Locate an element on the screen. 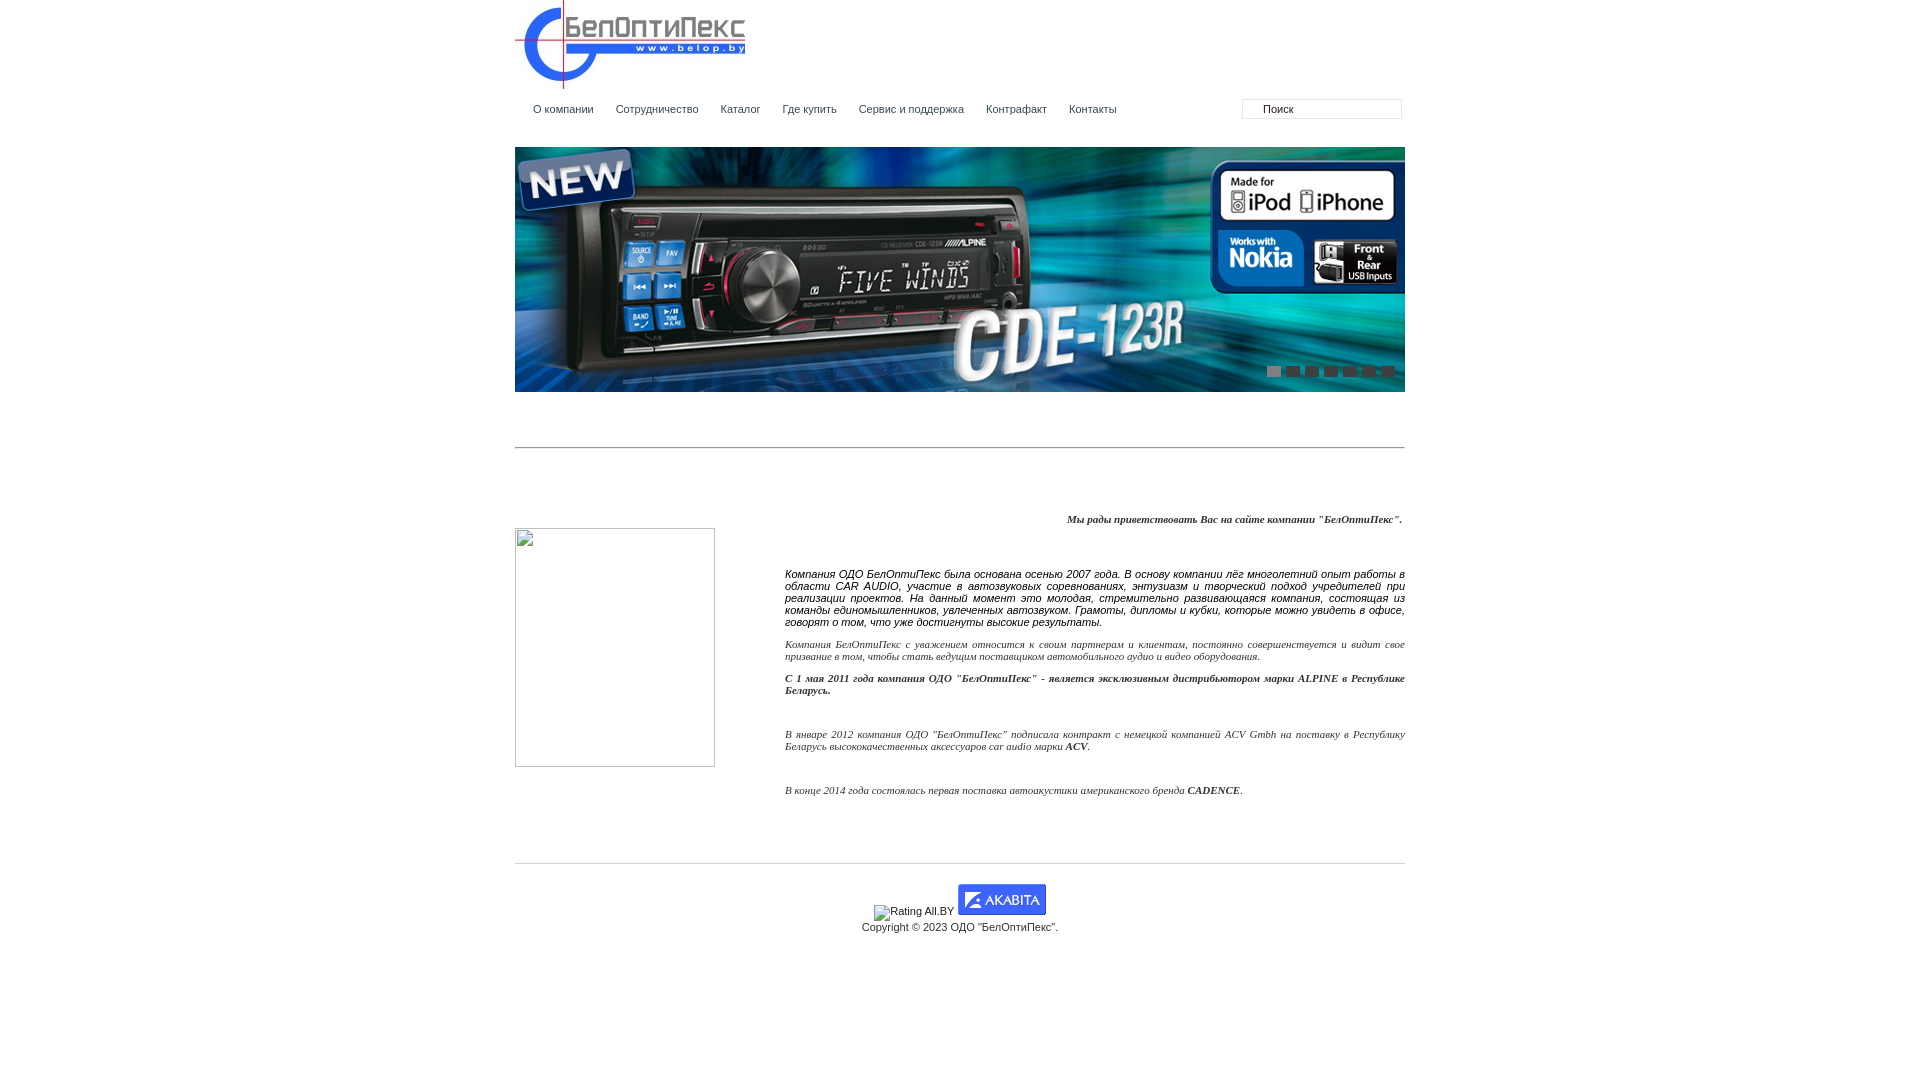 This screenshot has height=1080, width=1920. 'ALPINE' is located at coordinates (1318, 677).